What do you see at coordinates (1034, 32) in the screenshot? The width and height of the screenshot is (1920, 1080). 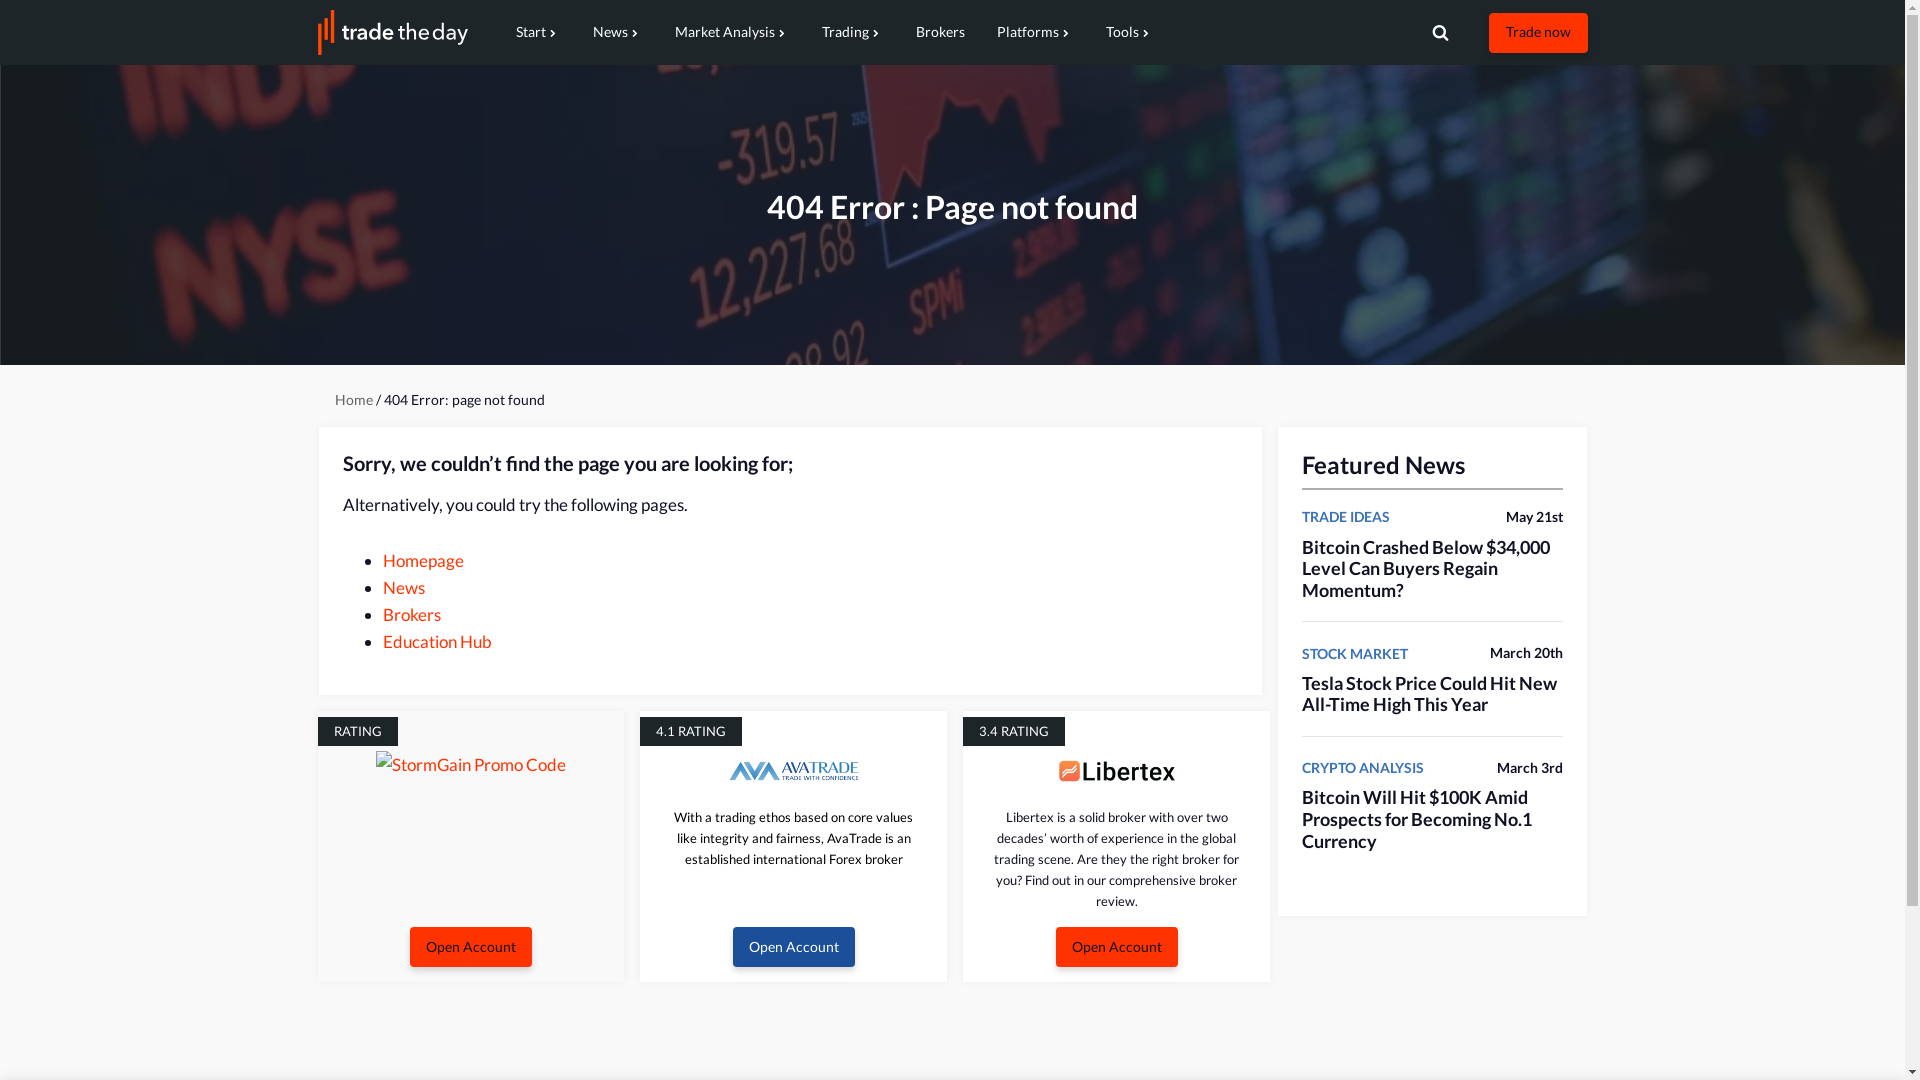 I see `'Platforms'` at bounding box center [1034, 32].